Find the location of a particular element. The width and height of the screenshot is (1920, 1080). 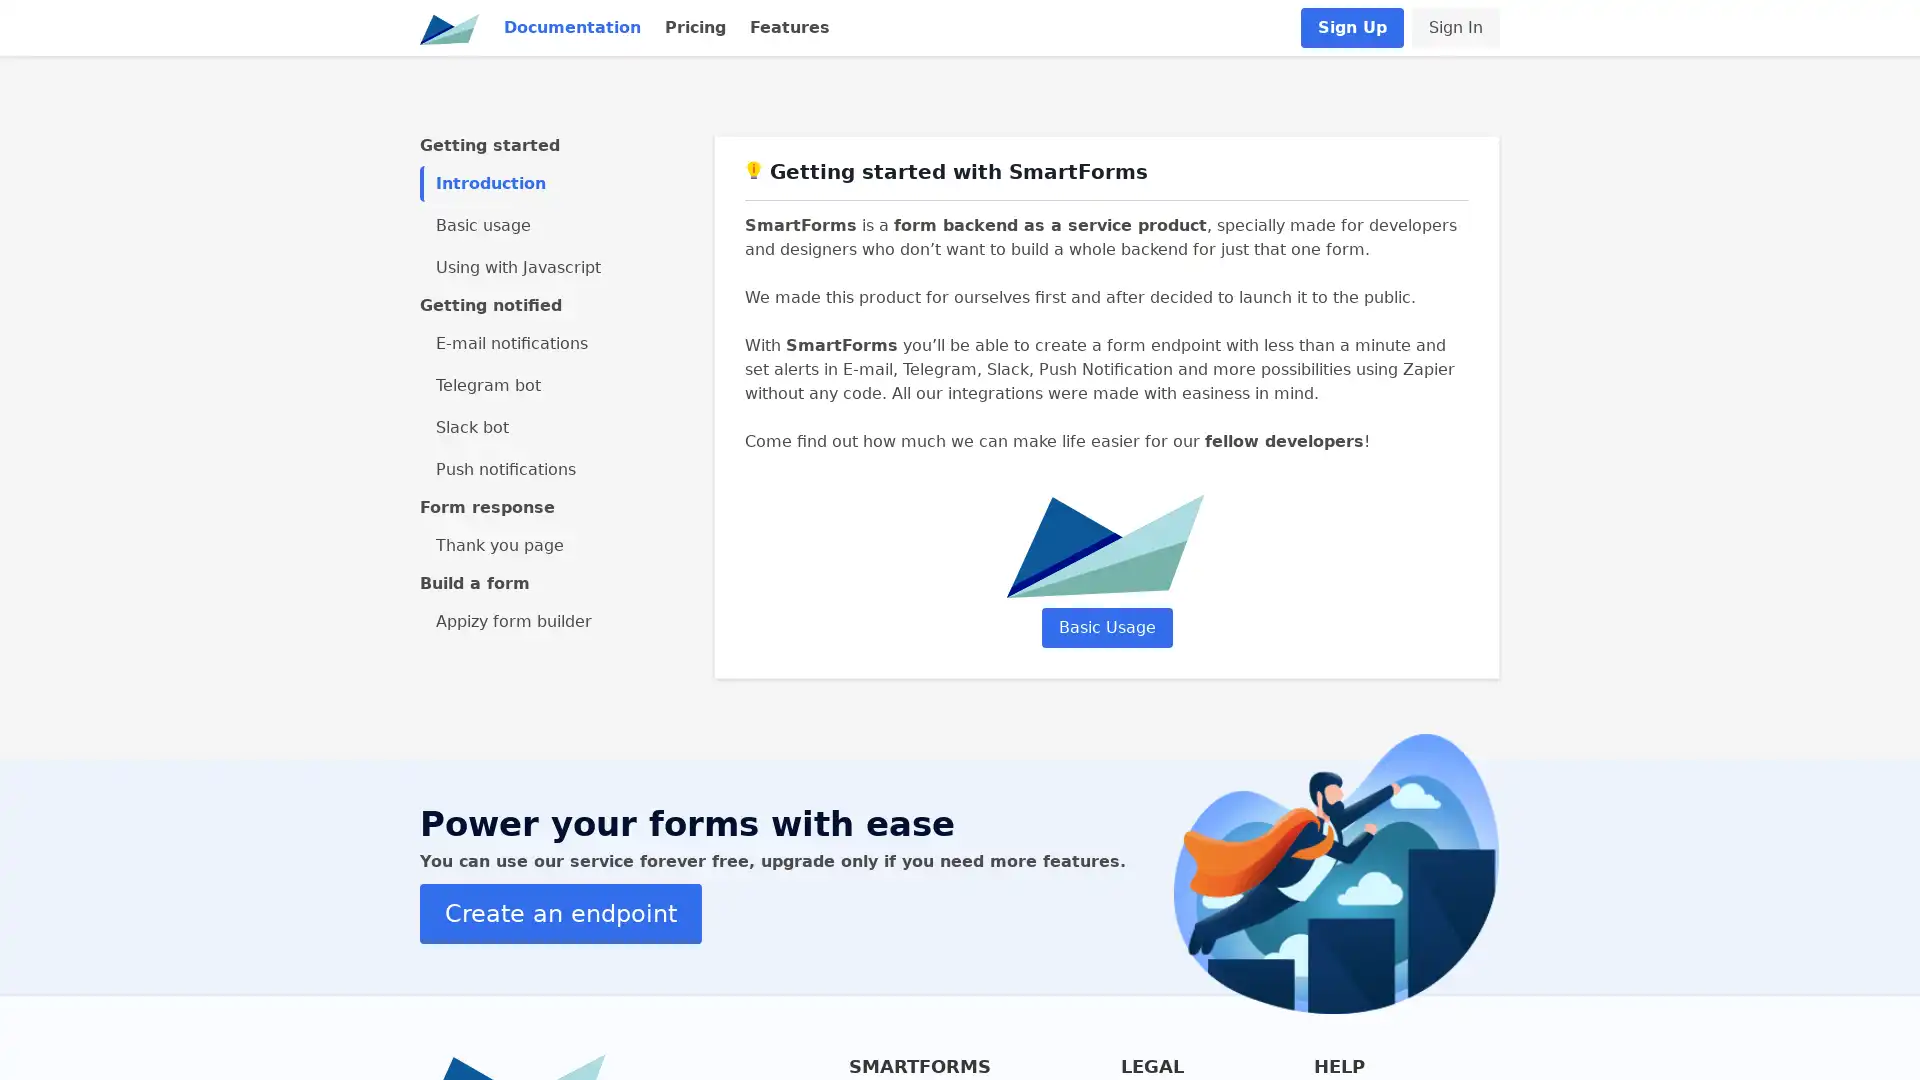

Basic Usage is located at coordinates (1105, 626).